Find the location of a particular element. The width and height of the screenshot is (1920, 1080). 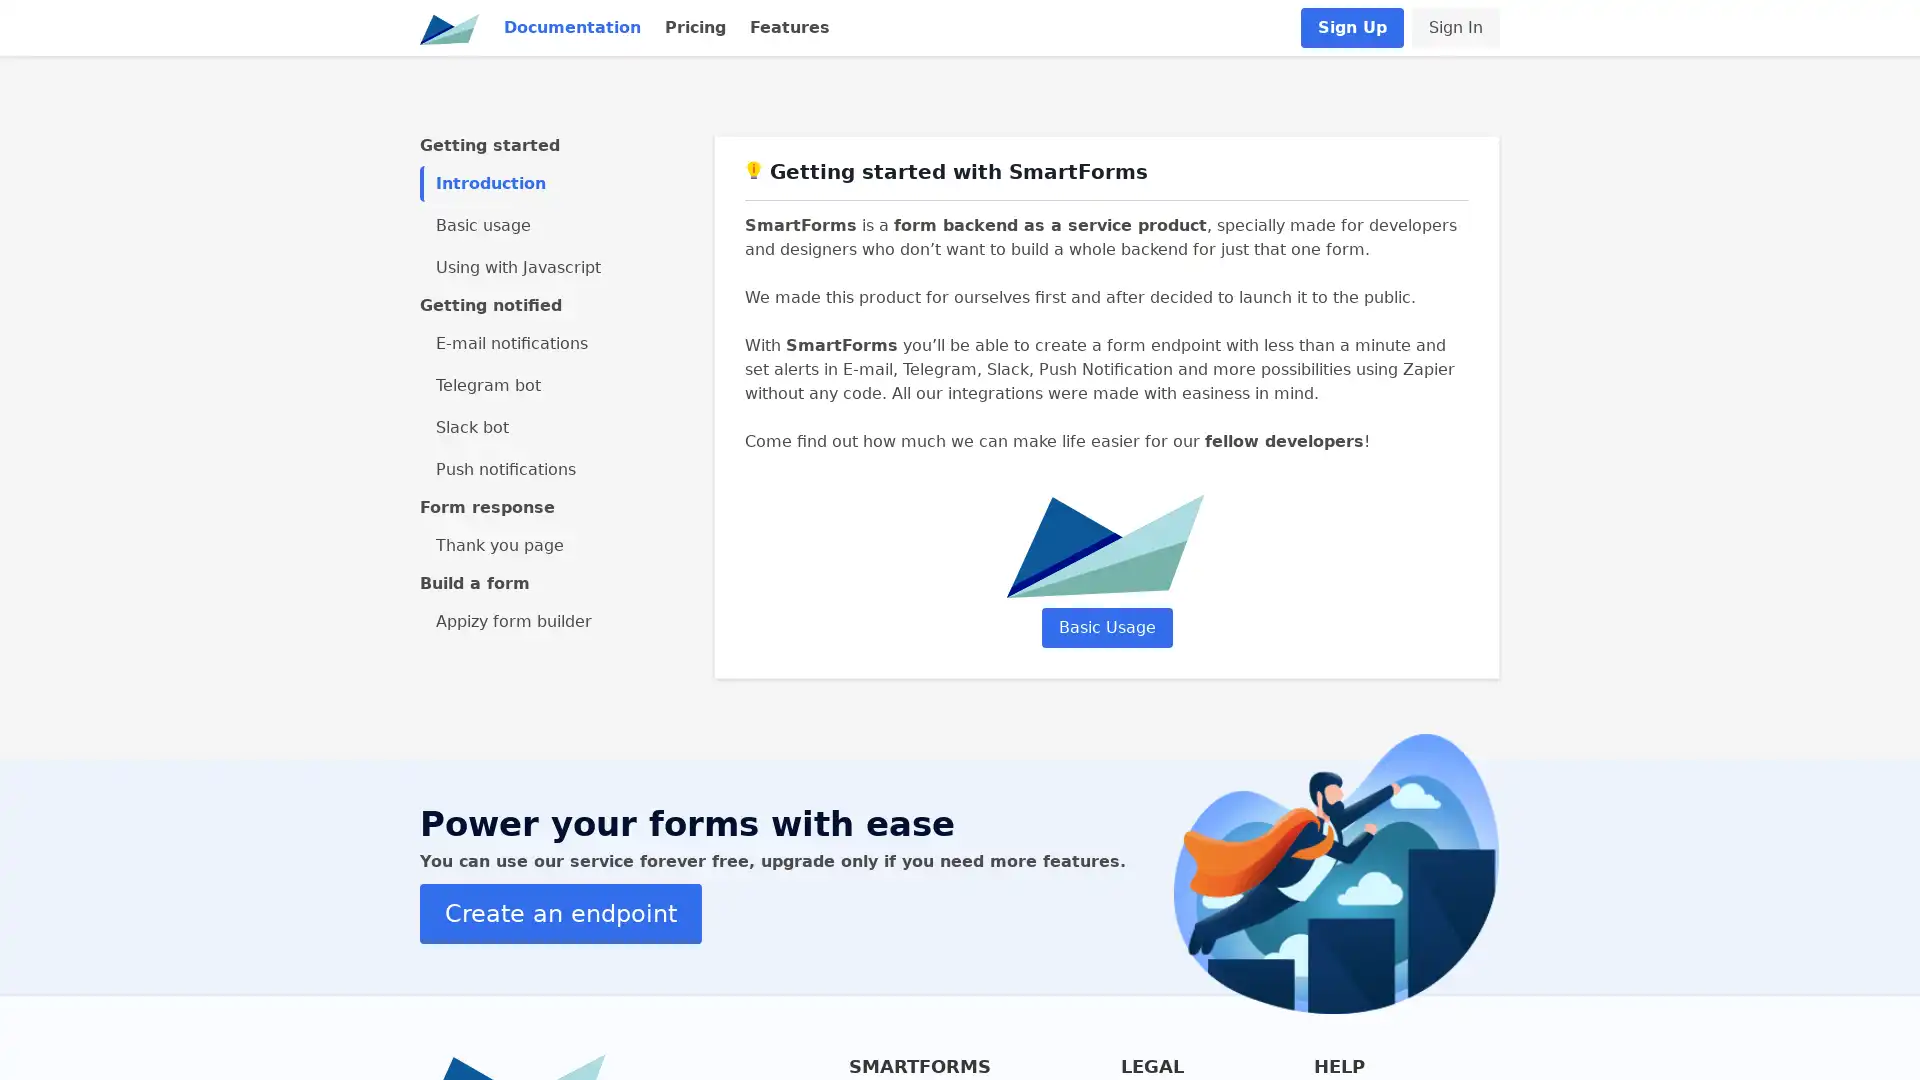

Basic Usage is located at coordinates (1105, 626).